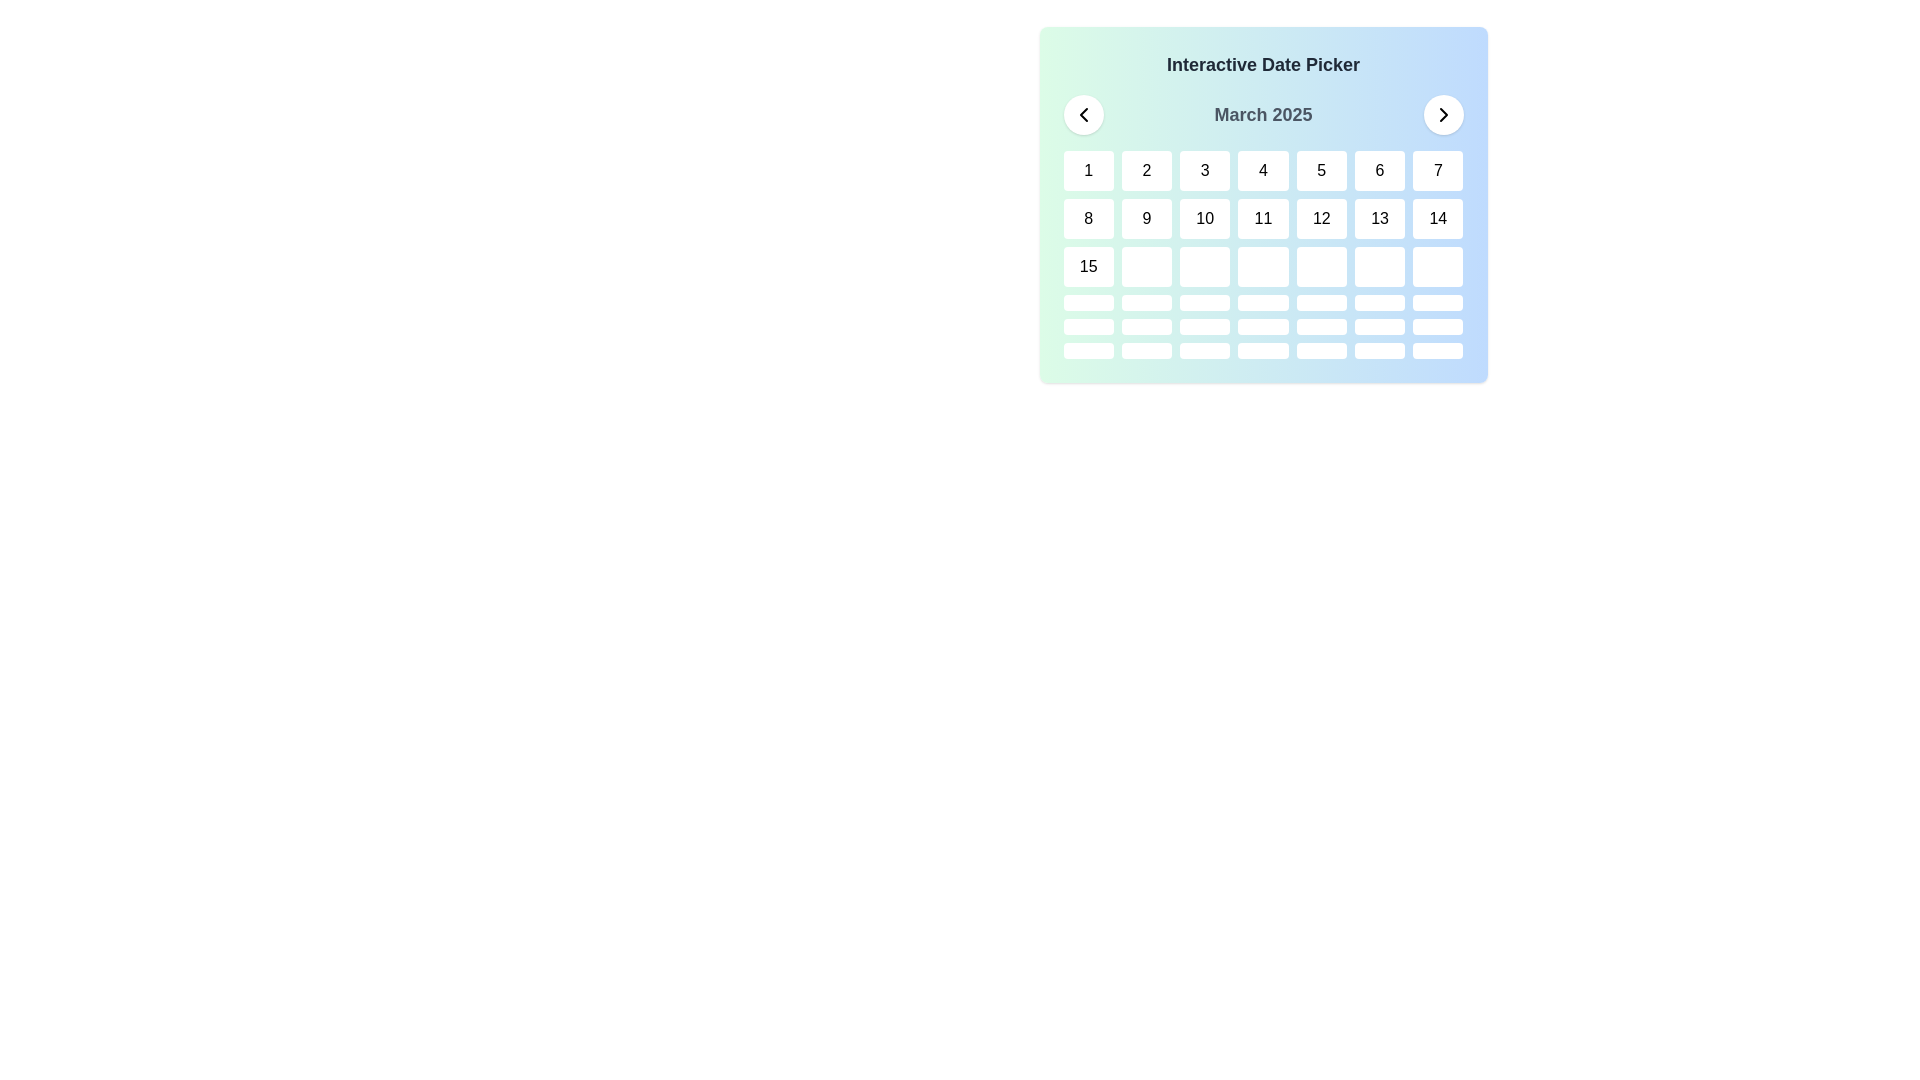 Image resolution: width=1920 pixels, height=1080 pixels. Describe the element at coordinates (1321, 303) in the screenshot. I see `the selectable cell in the fifth column of the fourth row in the calendar grid` at that location.